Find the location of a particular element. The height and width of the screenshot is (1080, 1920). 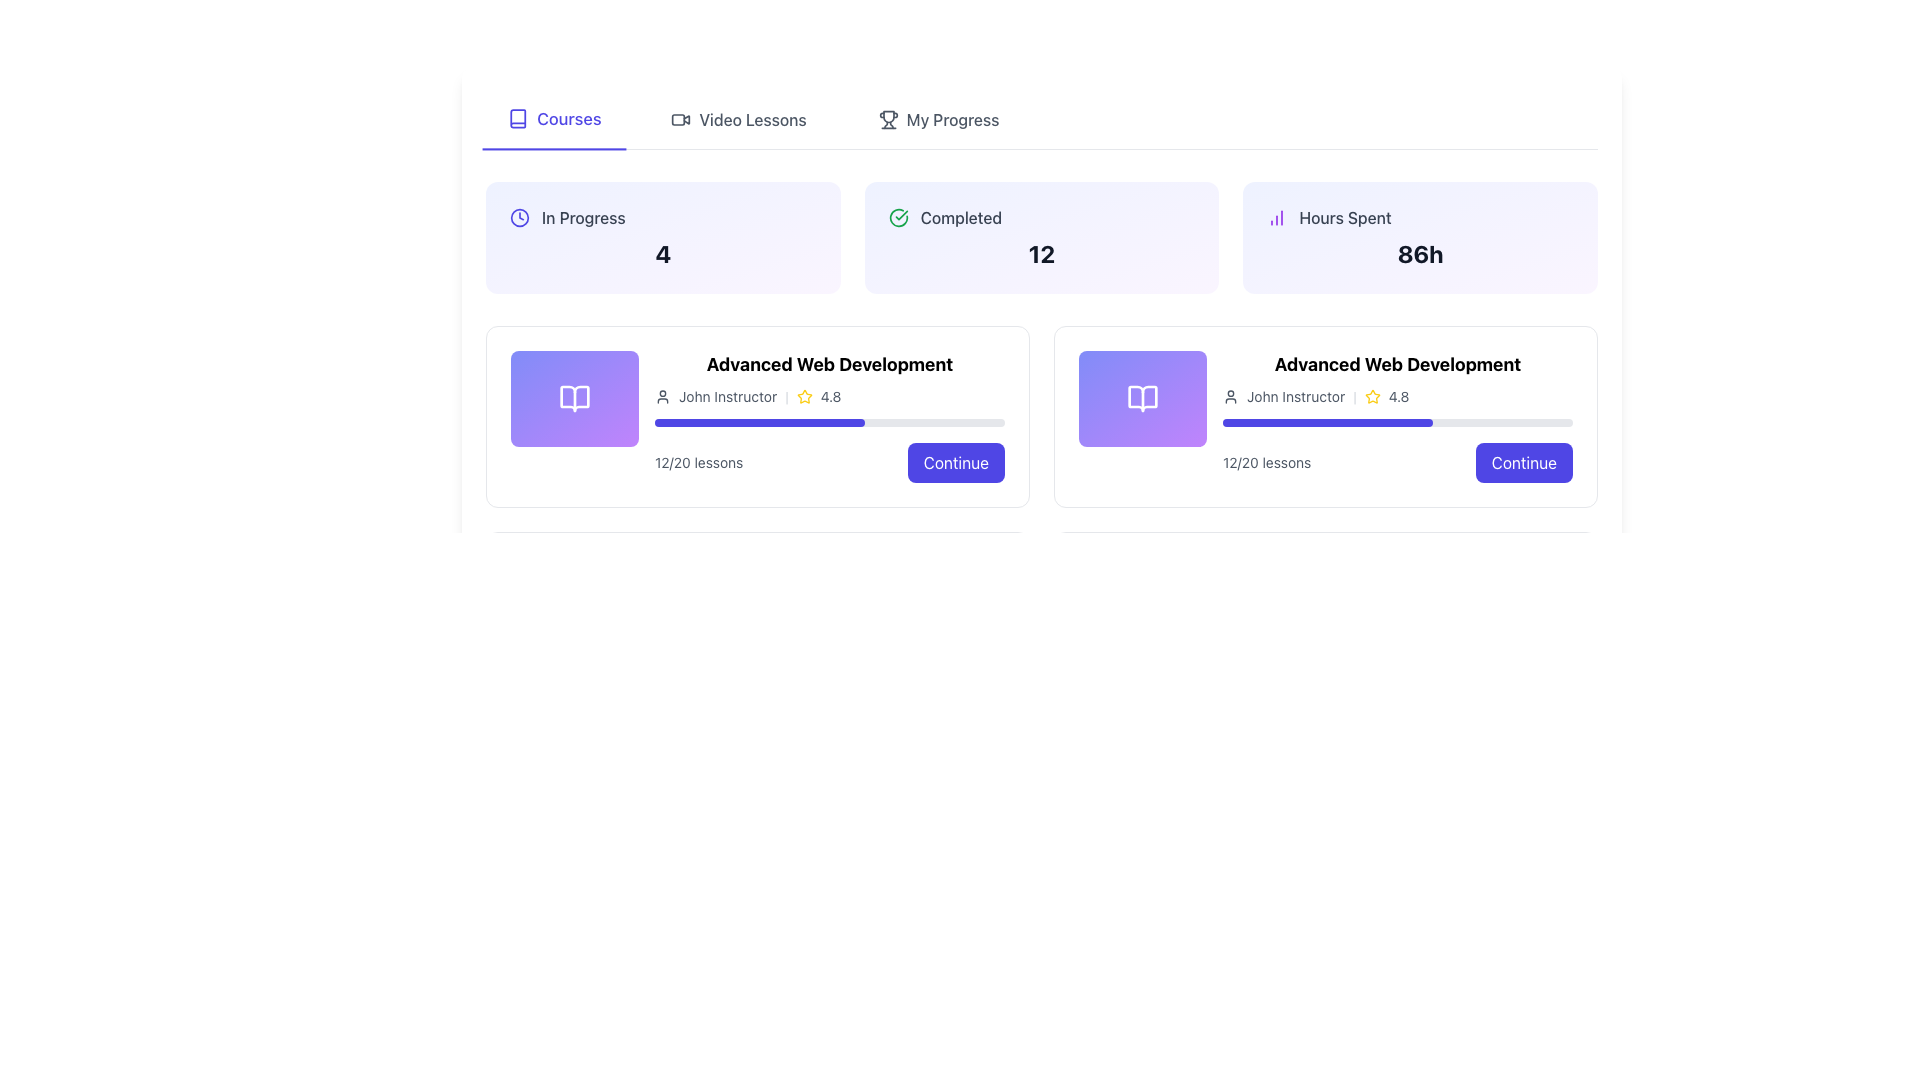

the circular green icon with a checkmark in the center, indicating a 'success' or 'completed' status, located in the top center section of the interface within the 'Completed' card is located at coordinates (897, 218).